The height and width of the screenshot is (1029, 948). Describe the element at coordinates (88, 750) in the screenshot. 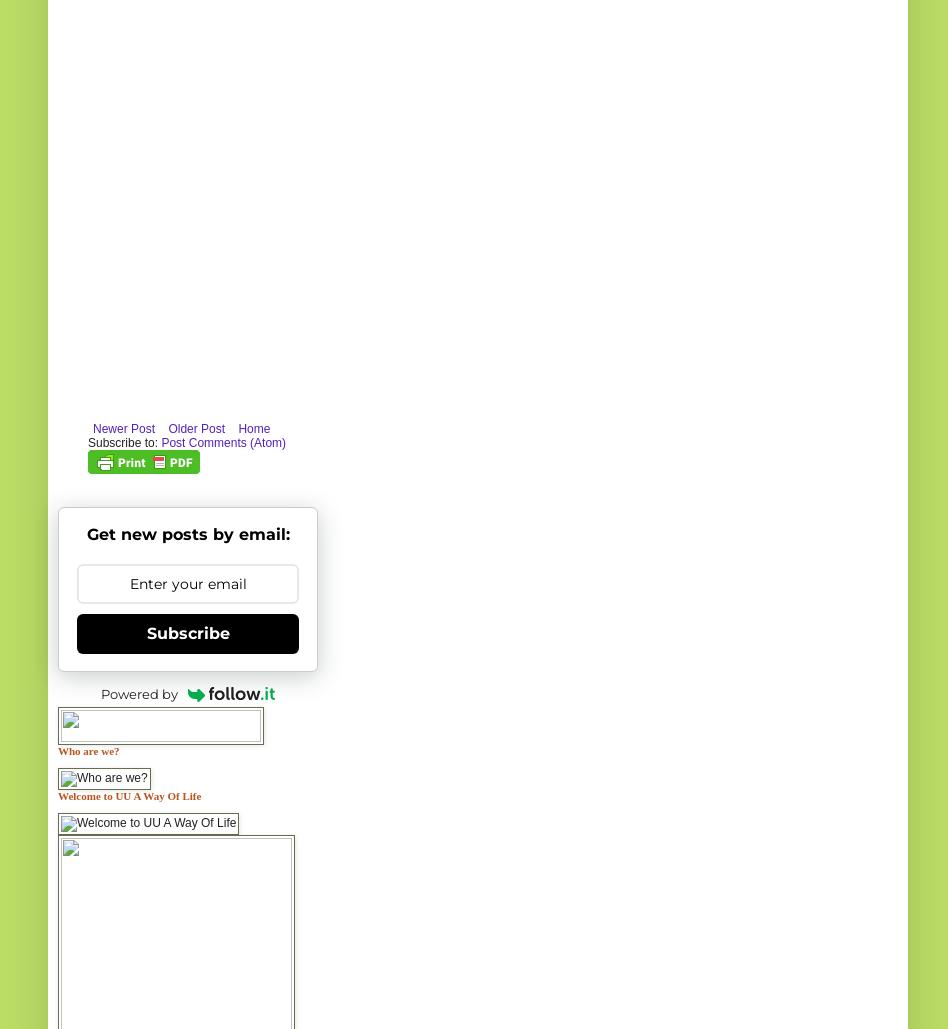

I see `'Who are we?'` at that location.